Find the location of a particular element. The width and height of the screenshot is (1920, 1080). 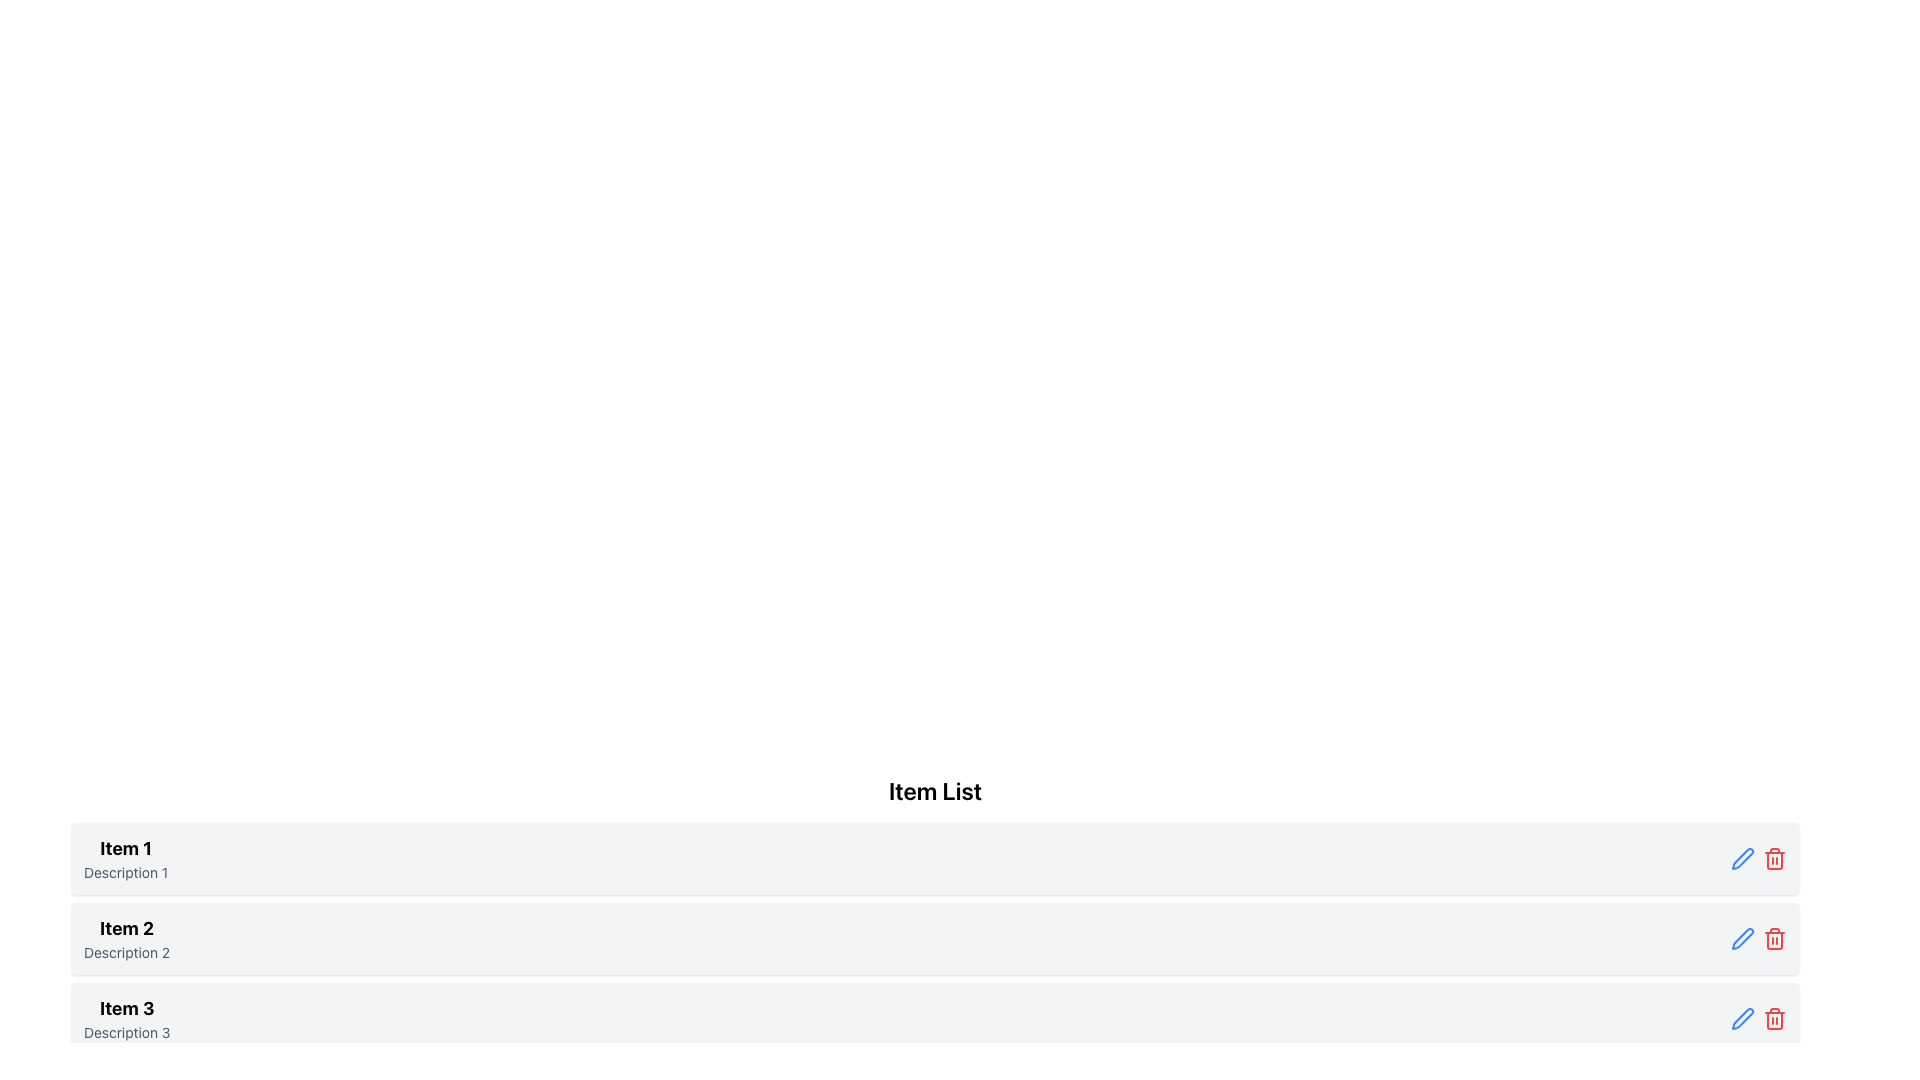

text of the label displaying 'Item List', which is a bold and large font text located at the top of the item list section is located at coordinates (934, 789).